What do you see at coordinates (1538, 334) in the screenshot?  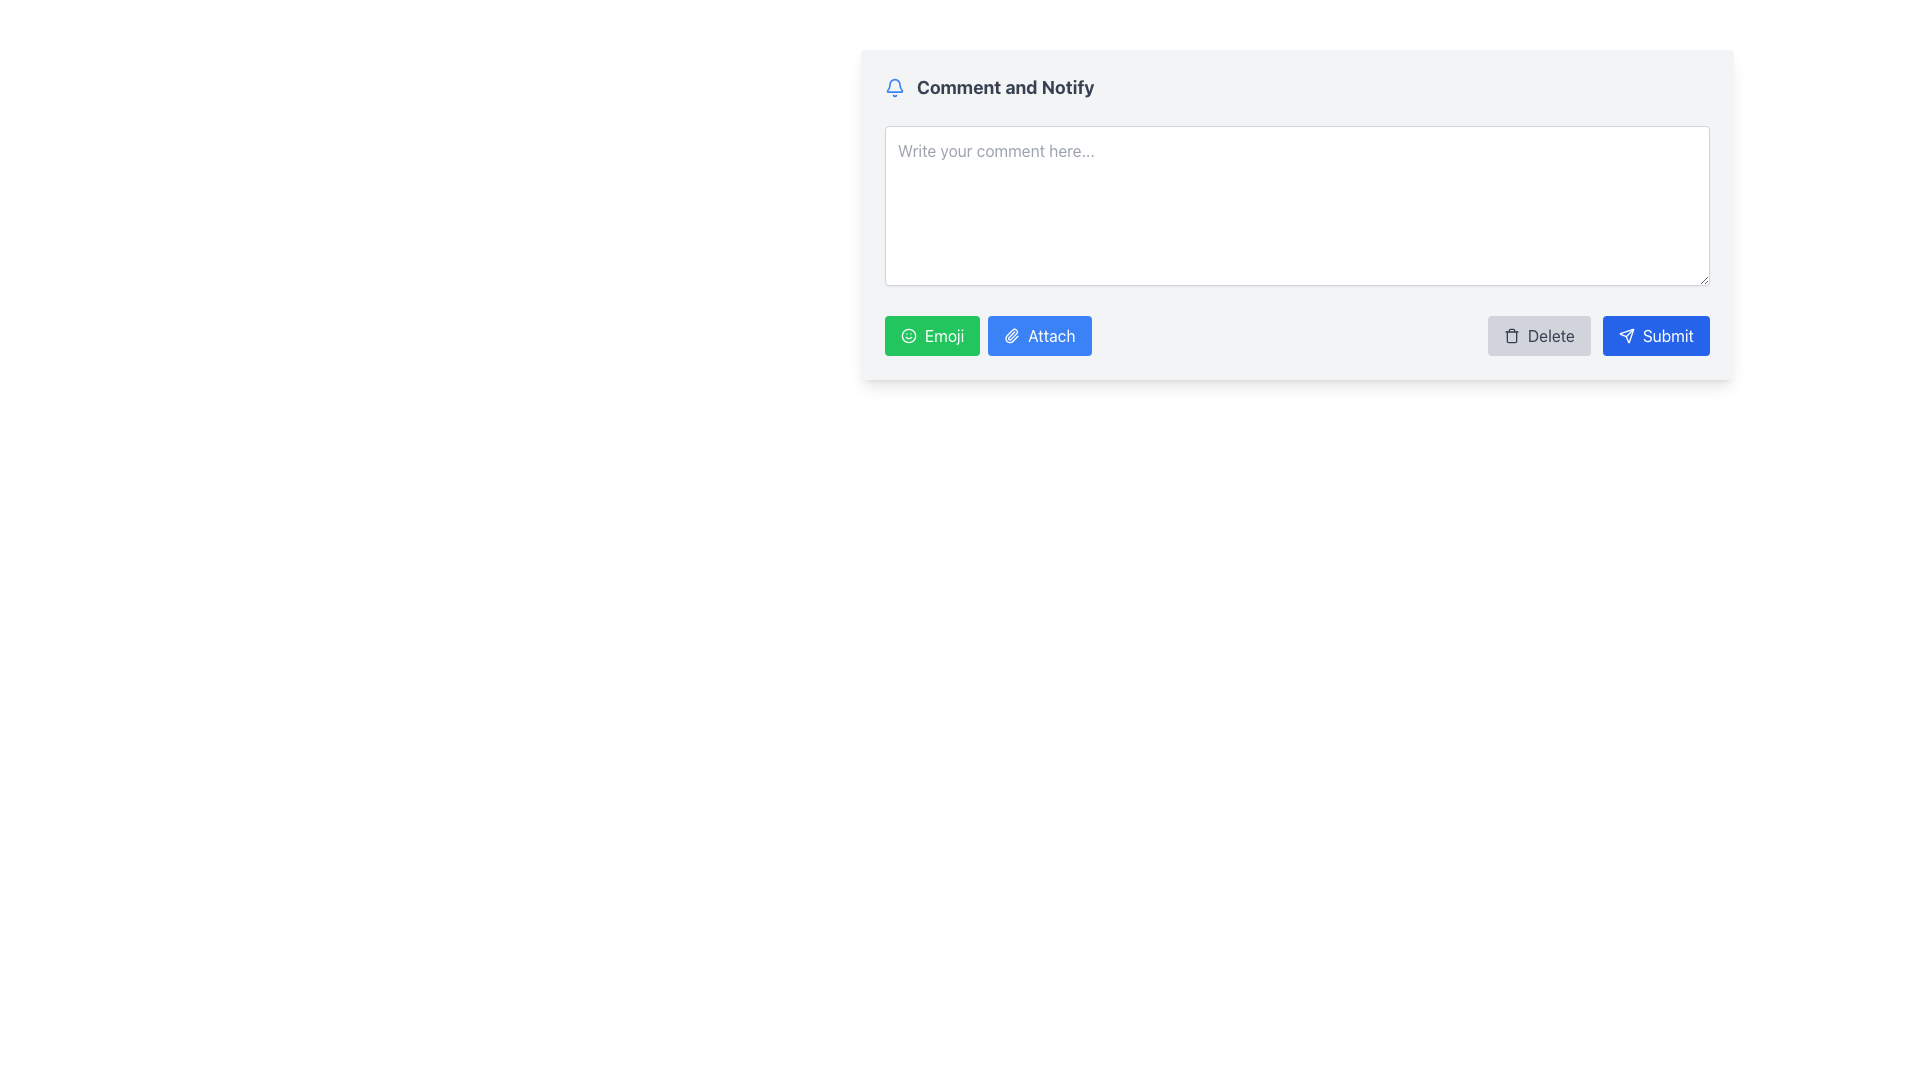 I see `the 'Delete' button with a light gray background and a trash can icon to trigger a visual response` at bounding box center [1538, 334].